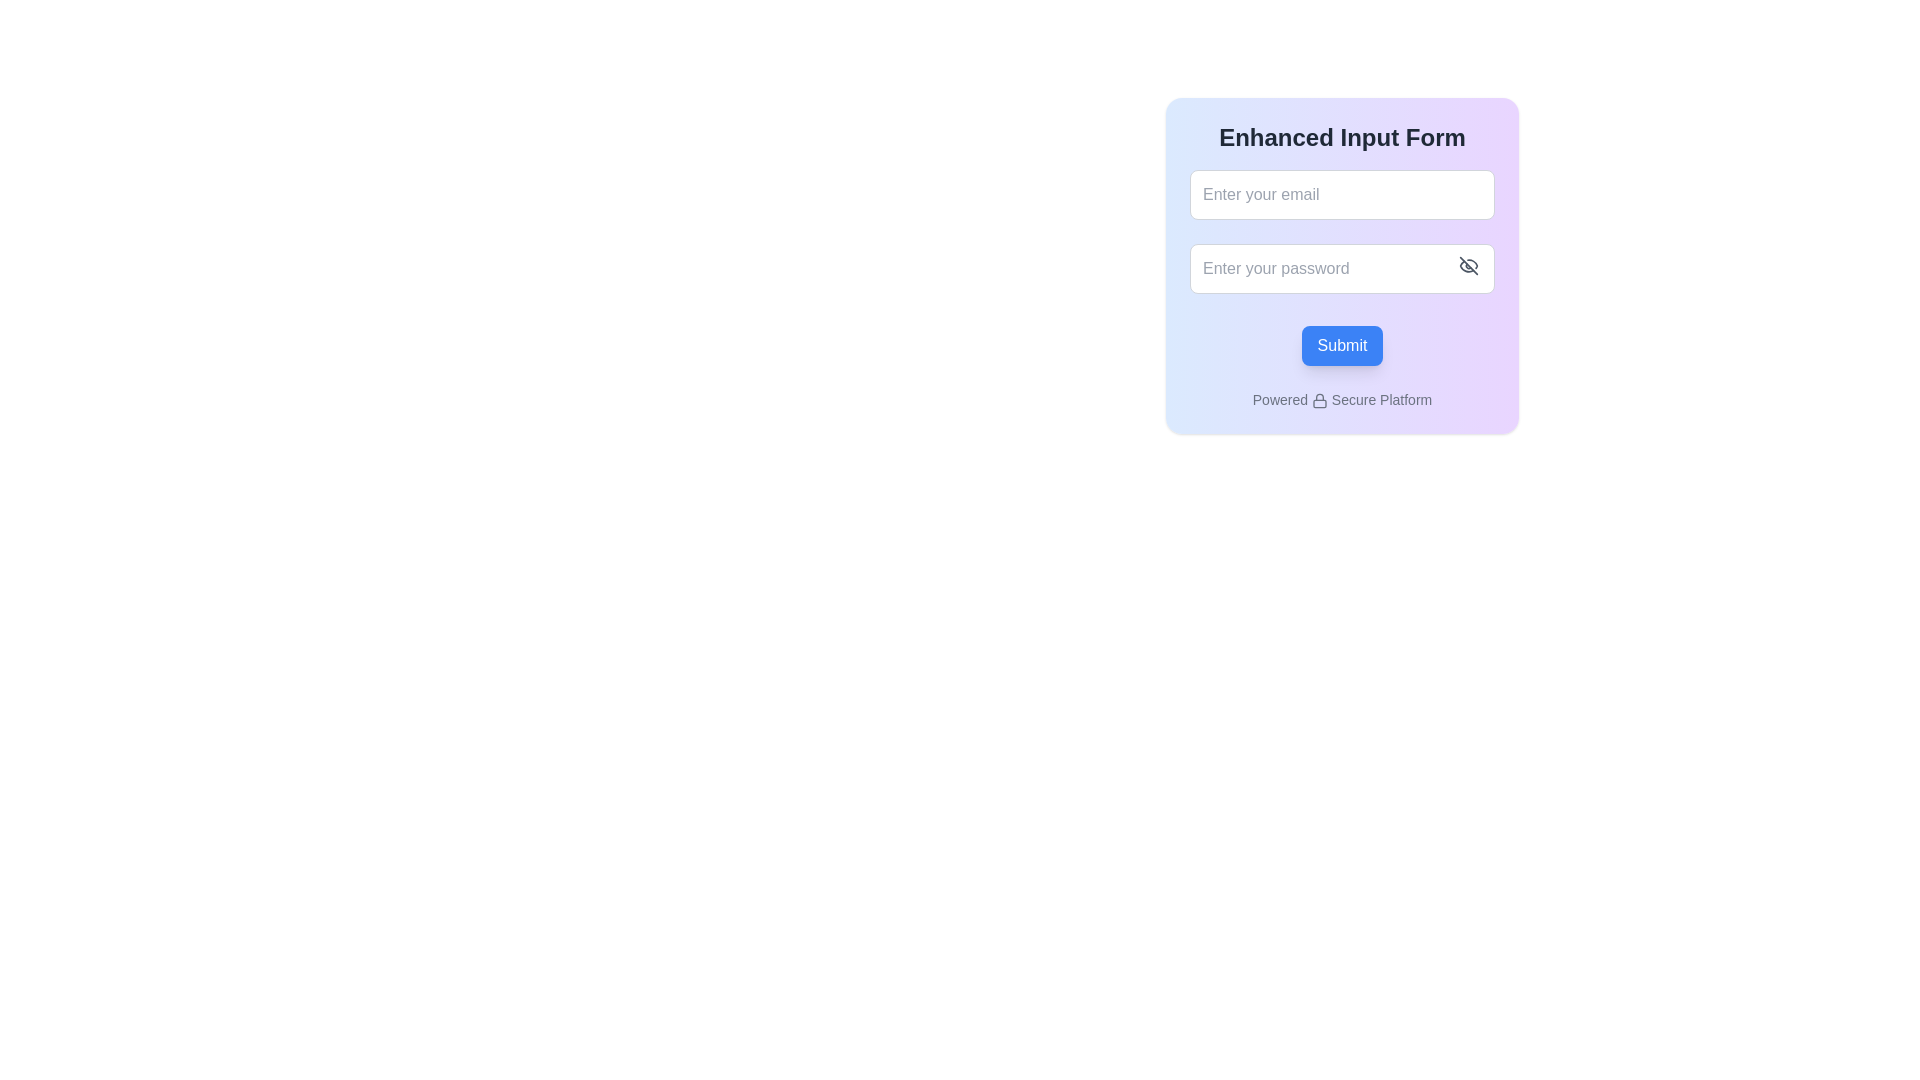 This screenshot has width=1920, height=1080. What do you see at coordinates (1342, 345) in the screenshot?
I see `the submission button located within the 'Enhanced Input Form'` at bounding box center [1342, 345].